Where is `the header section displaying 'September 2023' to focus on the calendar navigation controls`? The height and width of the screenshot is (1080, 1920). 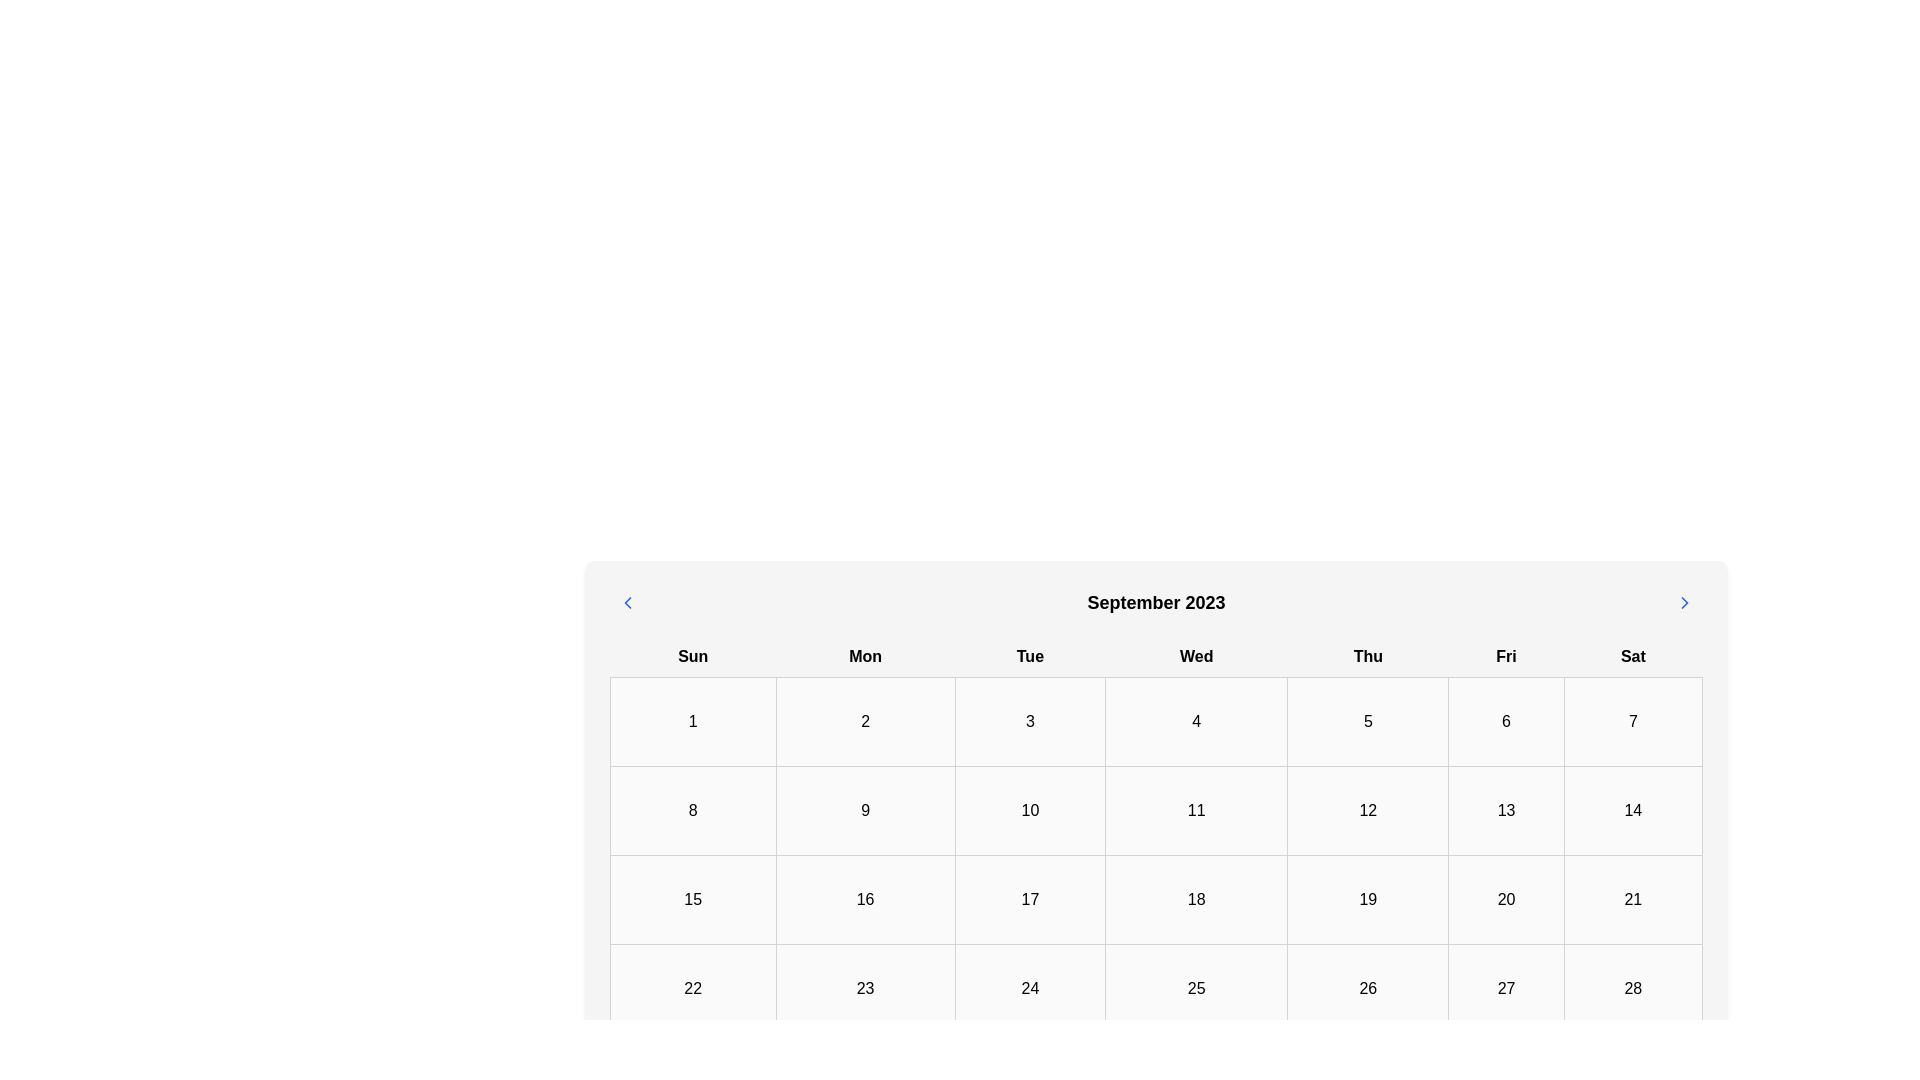 the header section displaying 'September 2023' to focus on the calendar navigation controls is located at coordinates (1156, 601).